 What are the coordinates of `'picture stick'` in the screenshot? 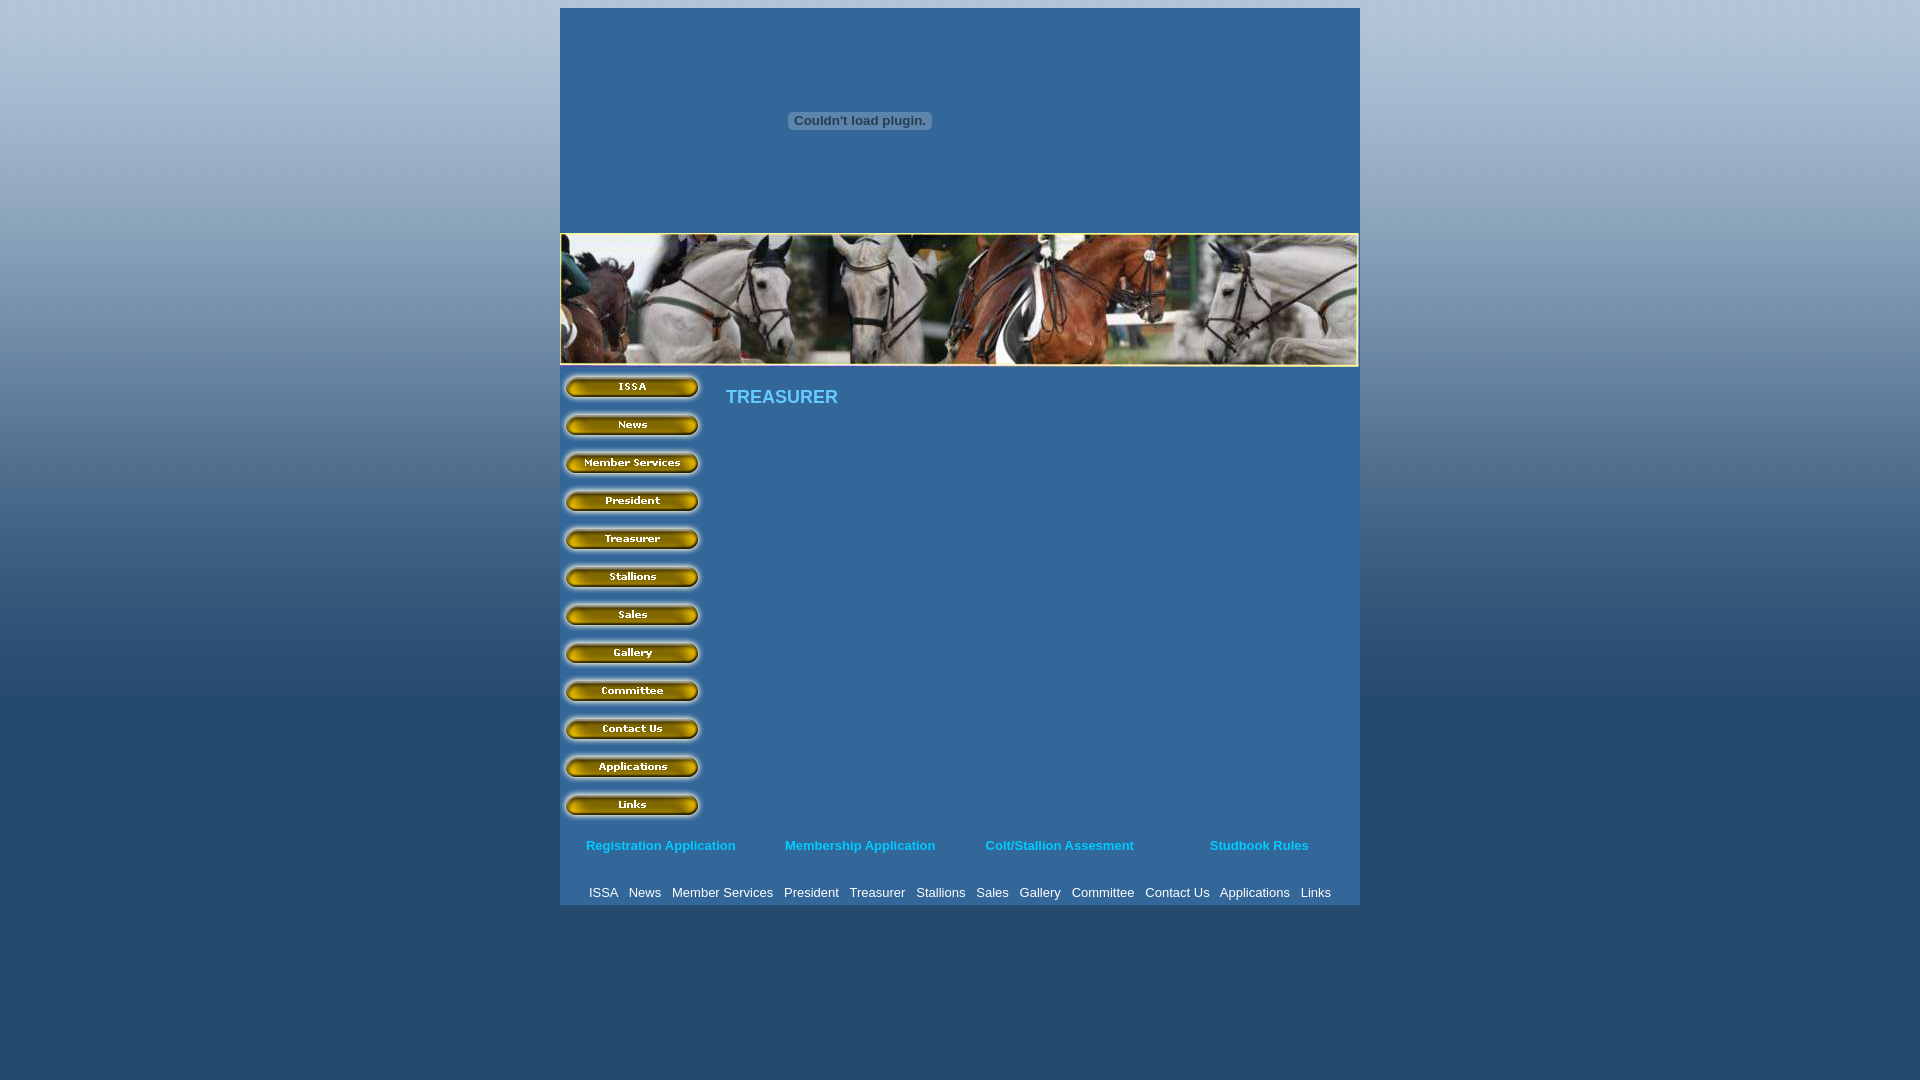 It's located at (560, 300).